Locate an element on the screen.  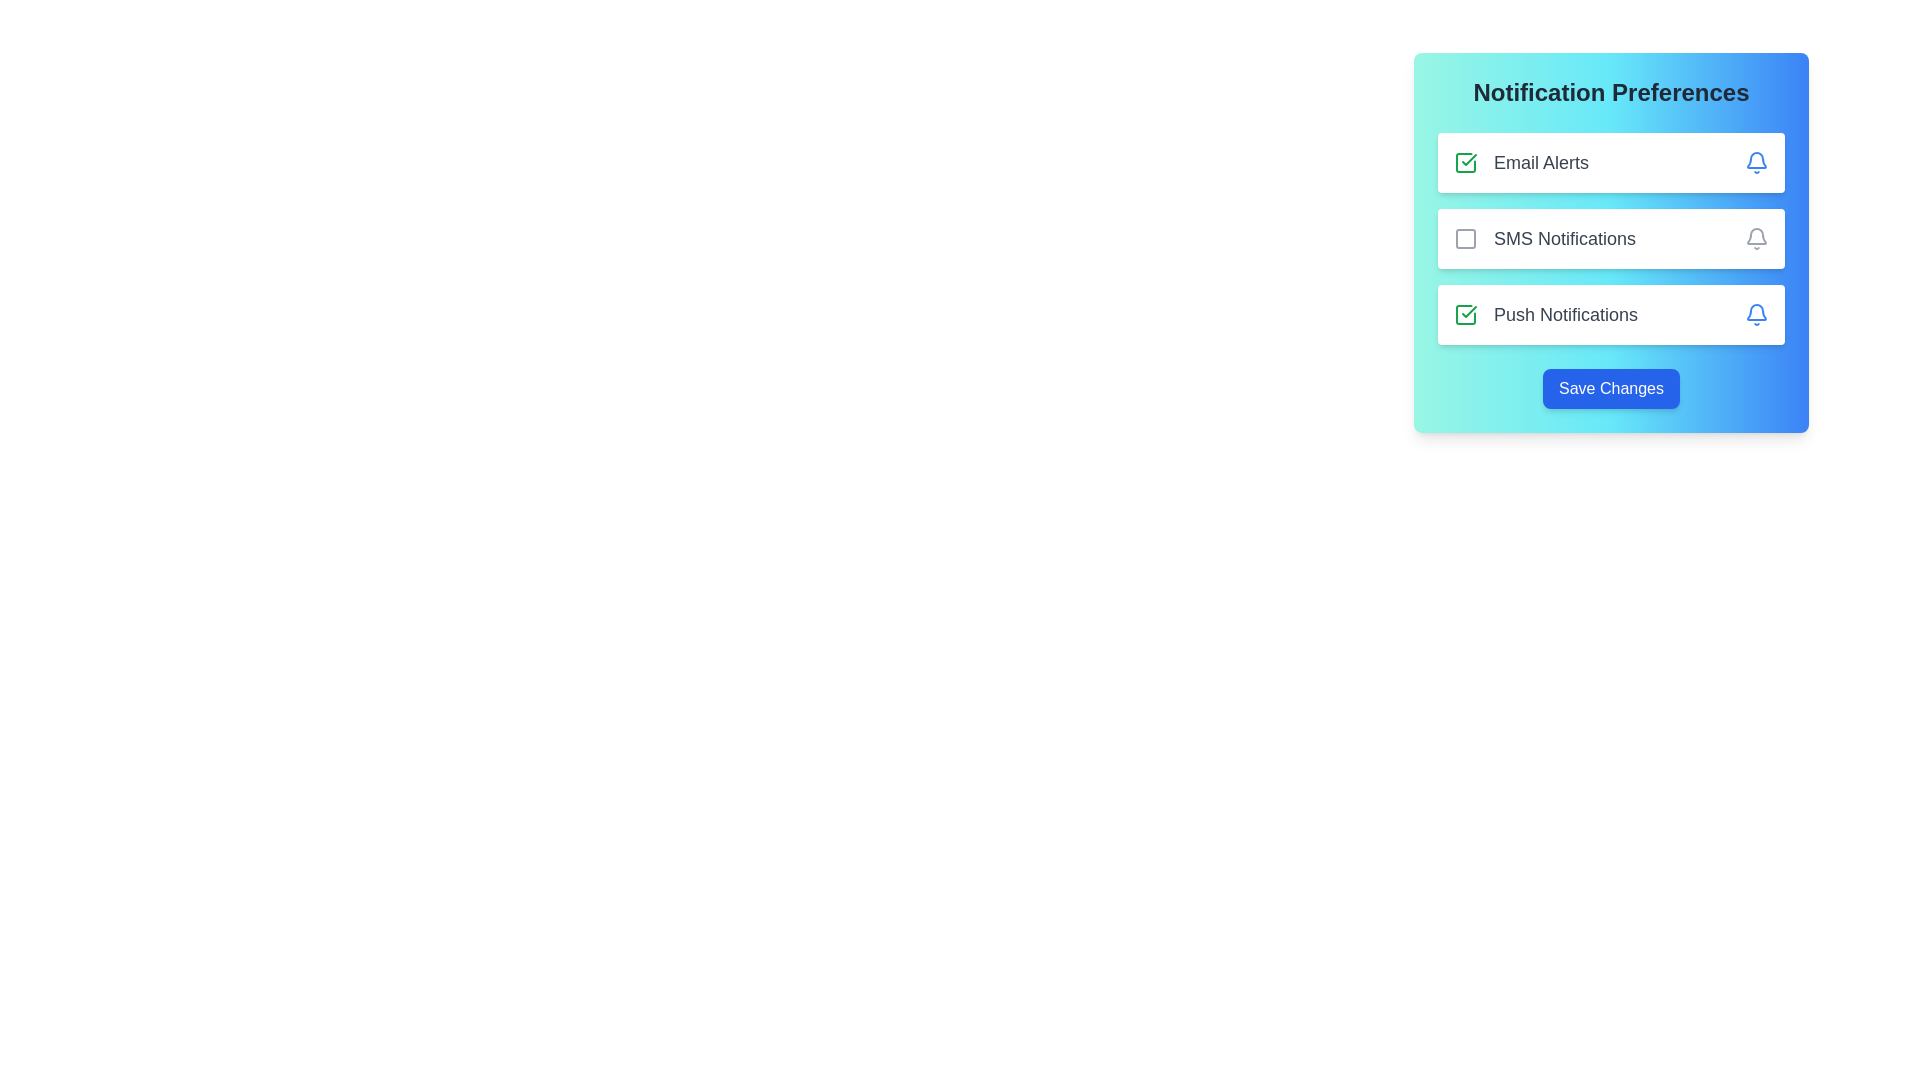
text label indicating 'Push Notifications' which is the third text label in the list of notification preferences, located beneath 'SMS Notifications' and adjacent to a checkbox and a bell icon is located at coordinates (1564, 315).